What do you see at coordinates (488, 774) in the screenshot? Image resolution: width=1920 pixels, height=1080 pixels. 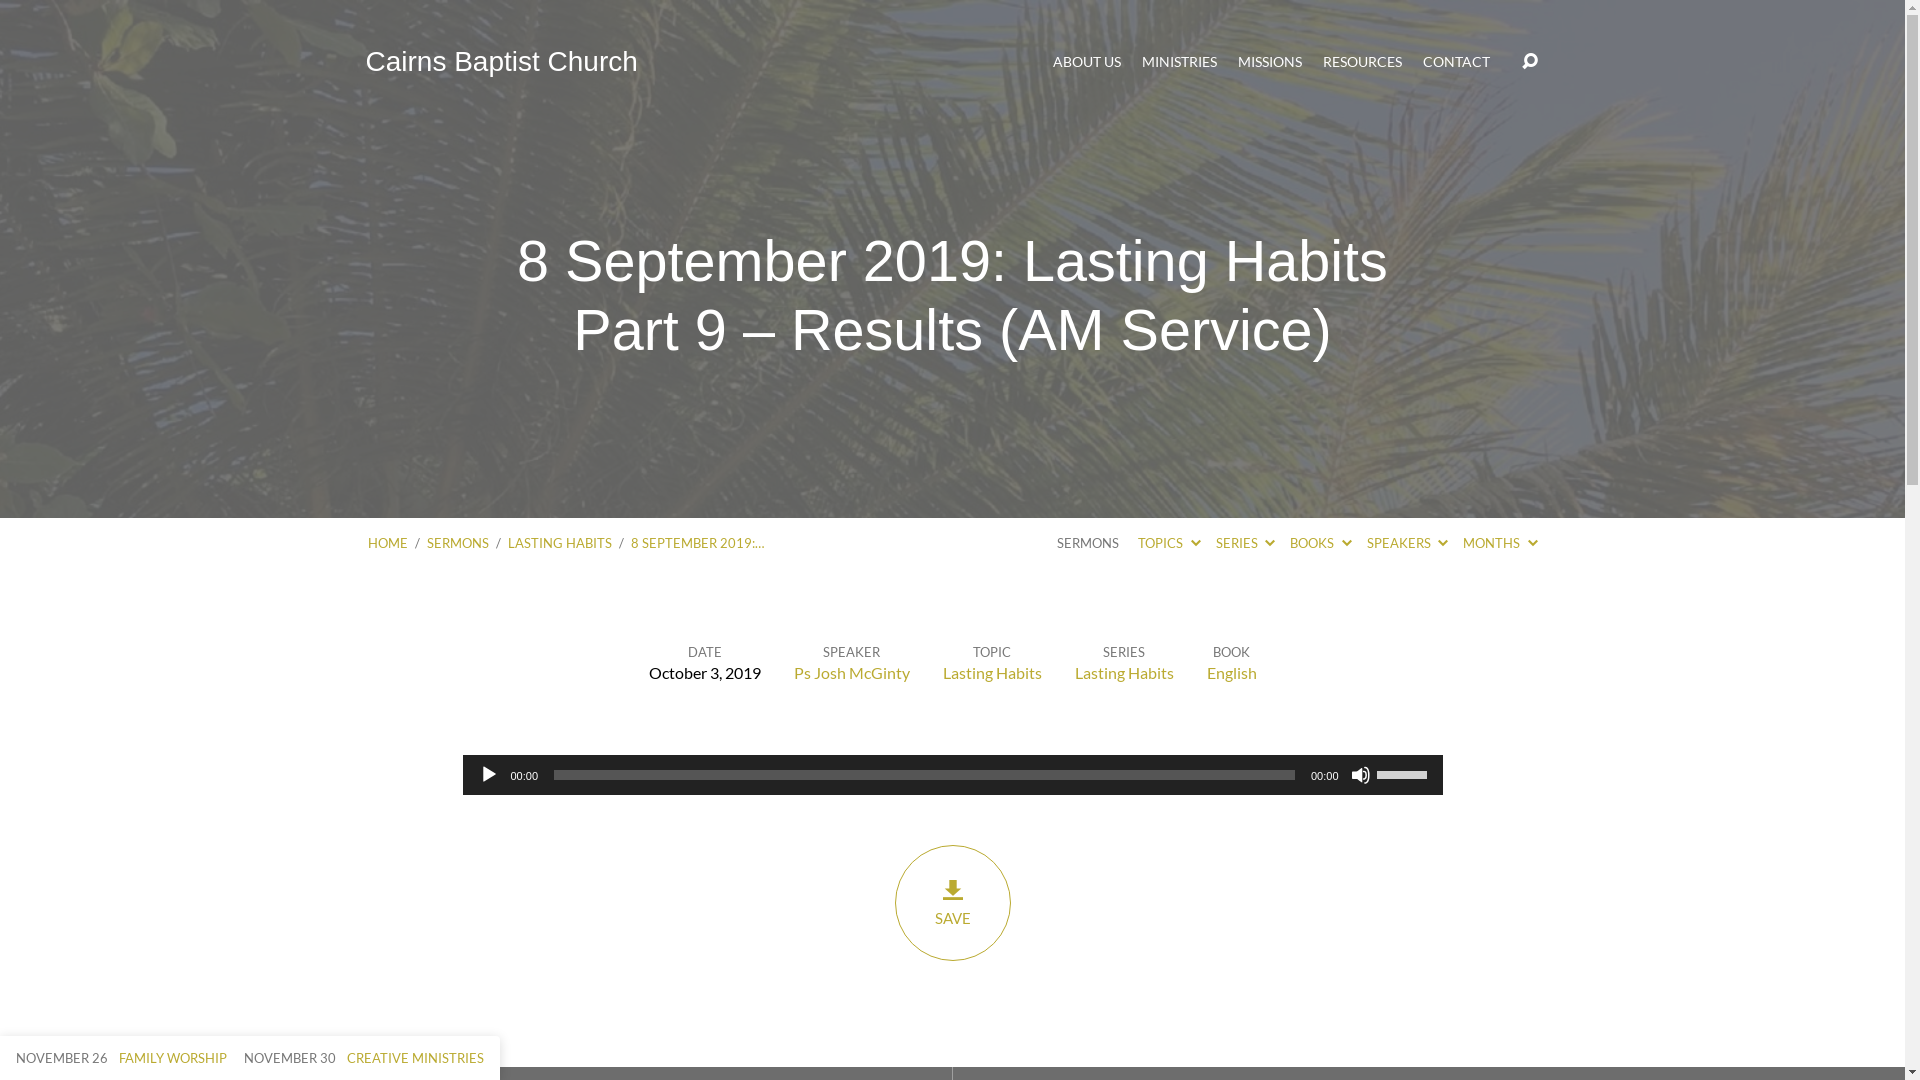 I see `'Play'` at bounding box center [488, 774].